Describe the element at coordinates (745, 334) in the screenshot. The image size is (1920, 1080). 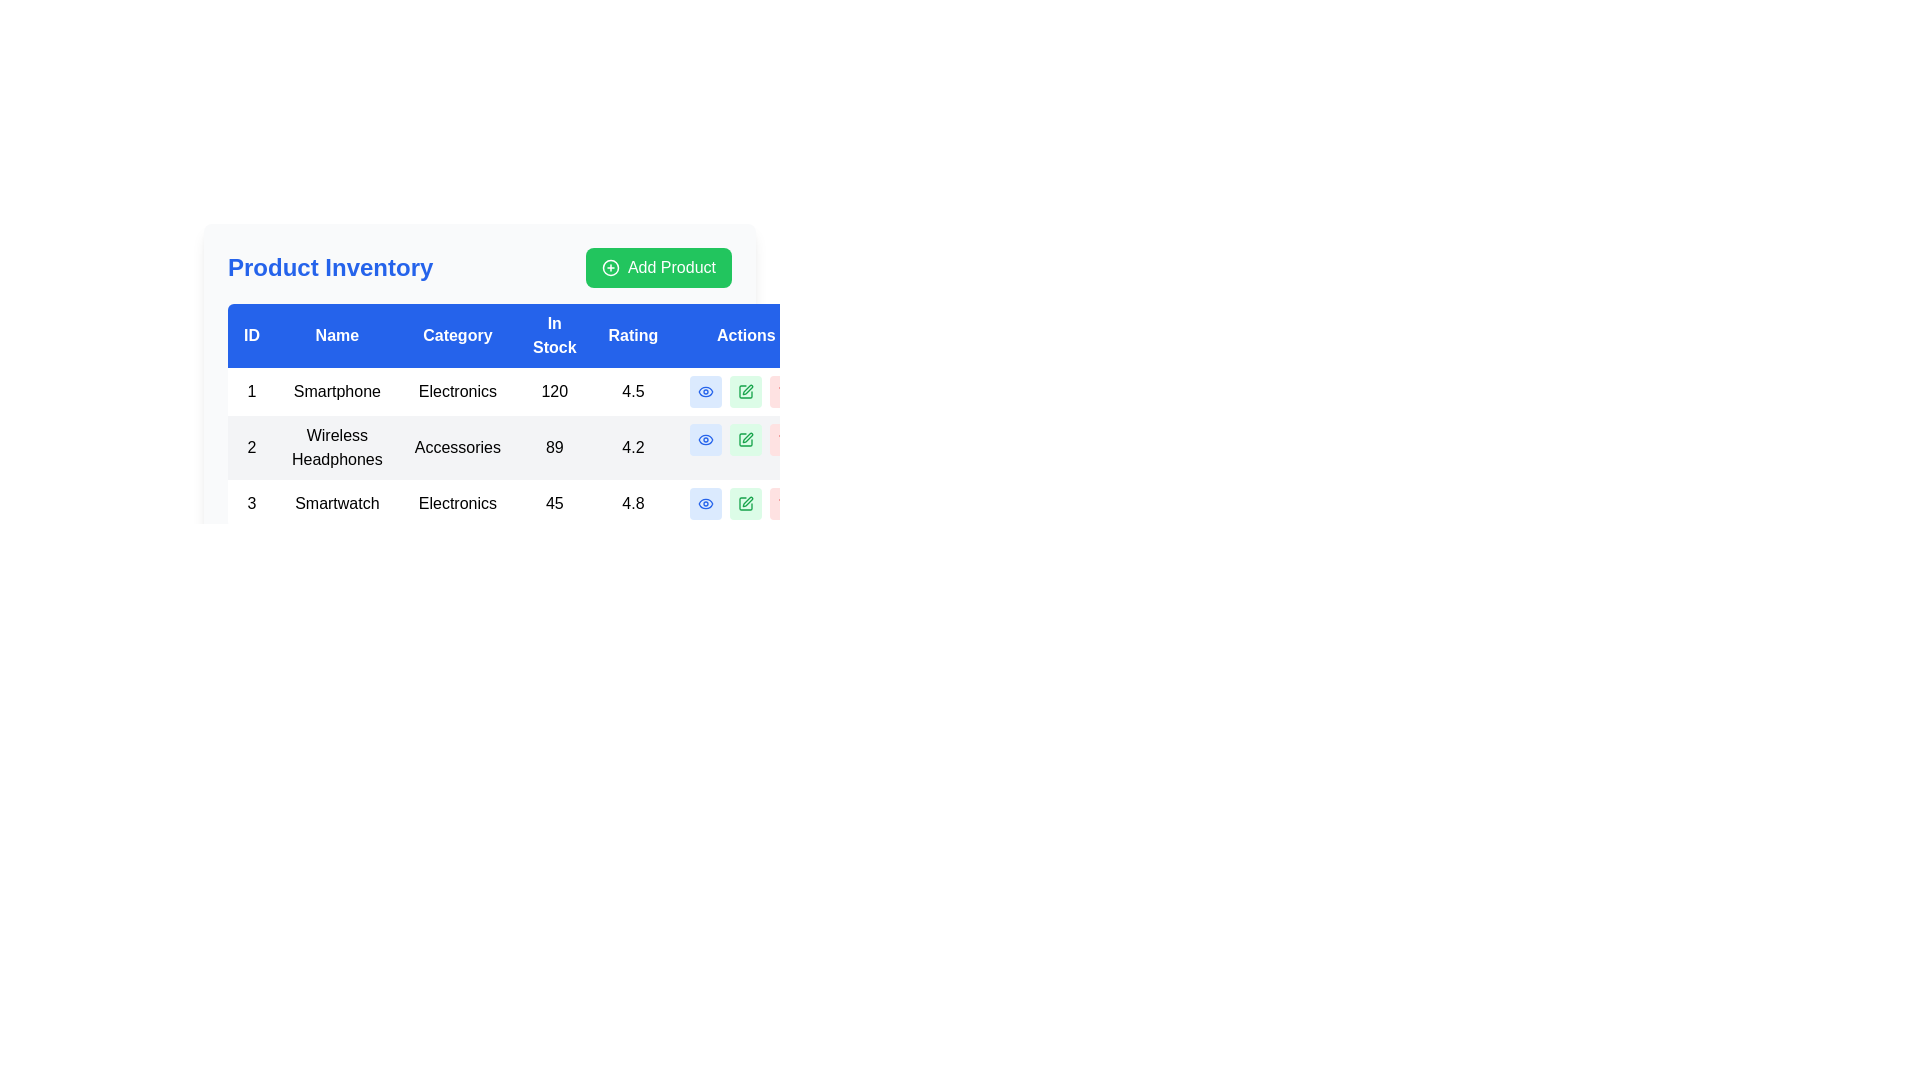
I see `the Table Header Label located at the top-right corner of the tabular header row, which indicates actions related to the data rows beneath it` at that location.